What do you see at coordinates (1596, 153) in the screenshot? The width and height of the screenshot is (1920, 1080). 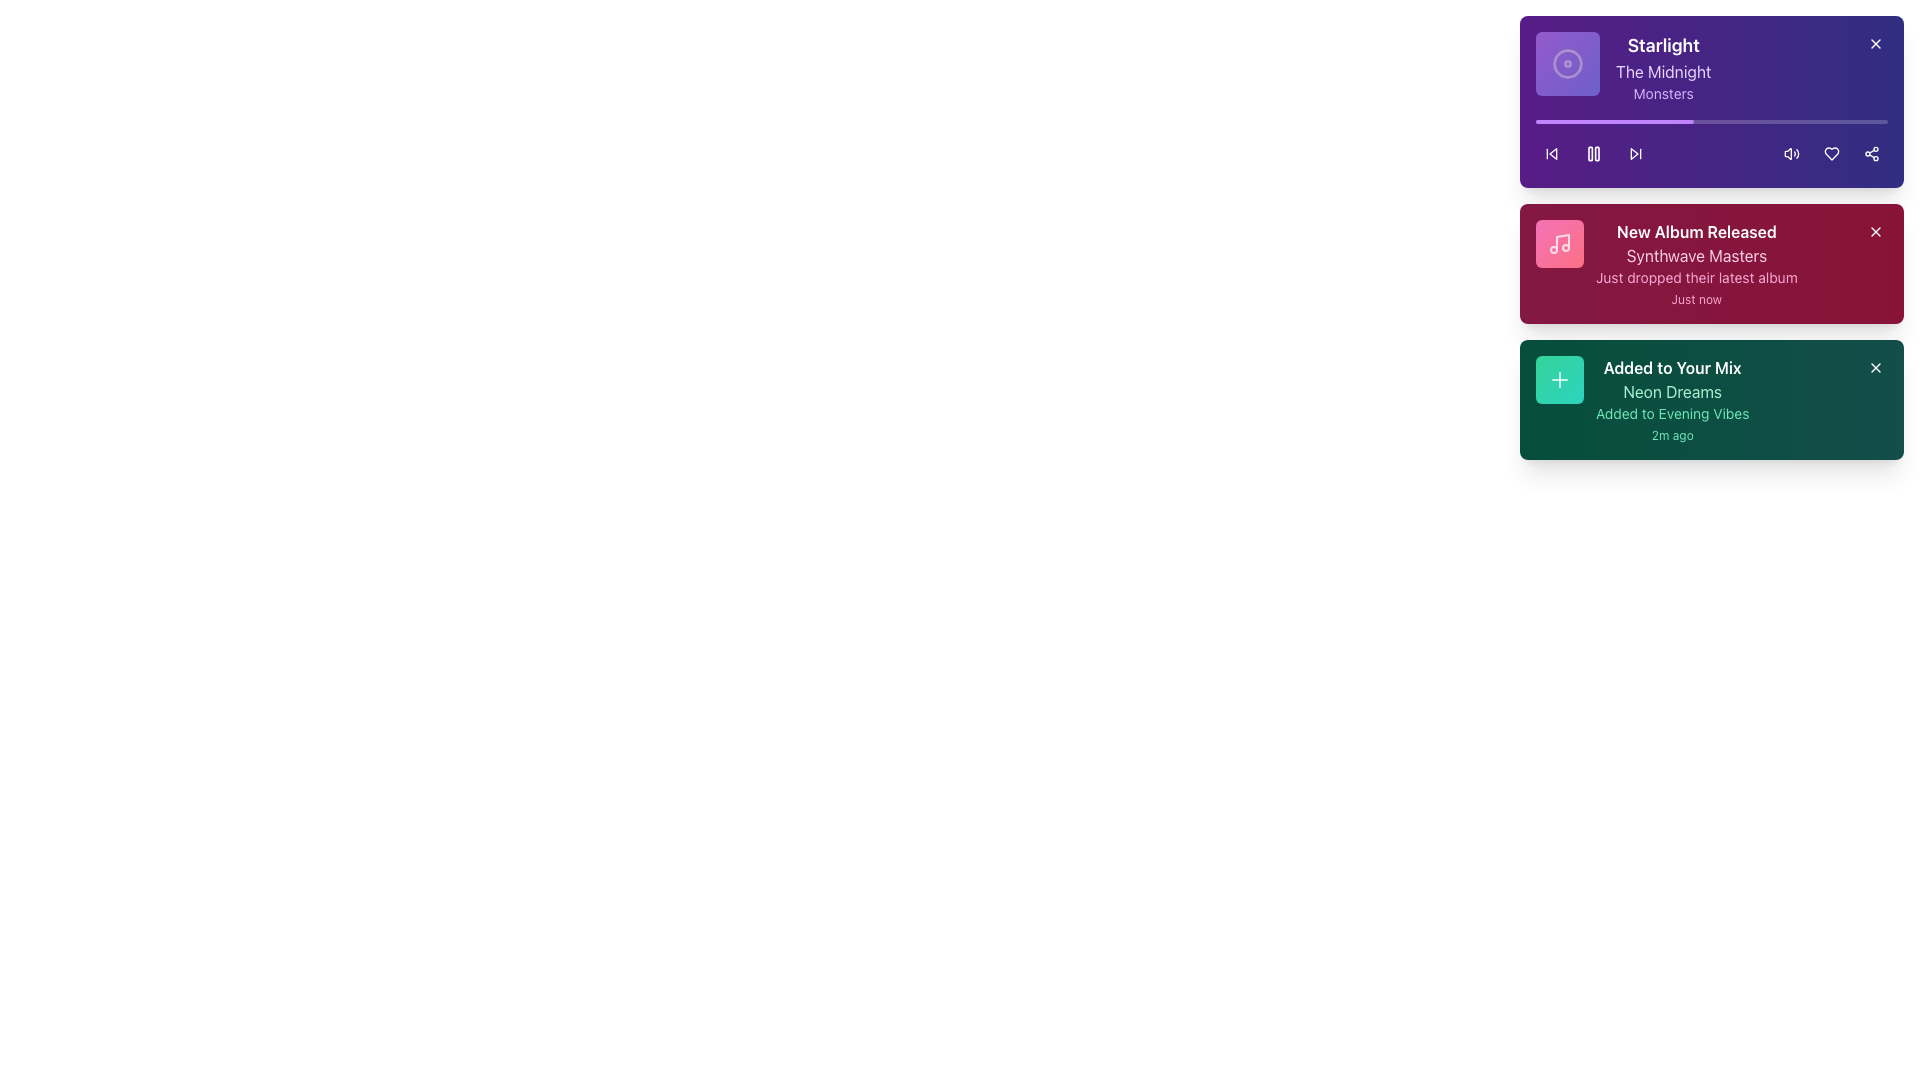 I see `the right rectangle of the pause button icon in the media controls of the notification card` at bounding box center [1596, 153].